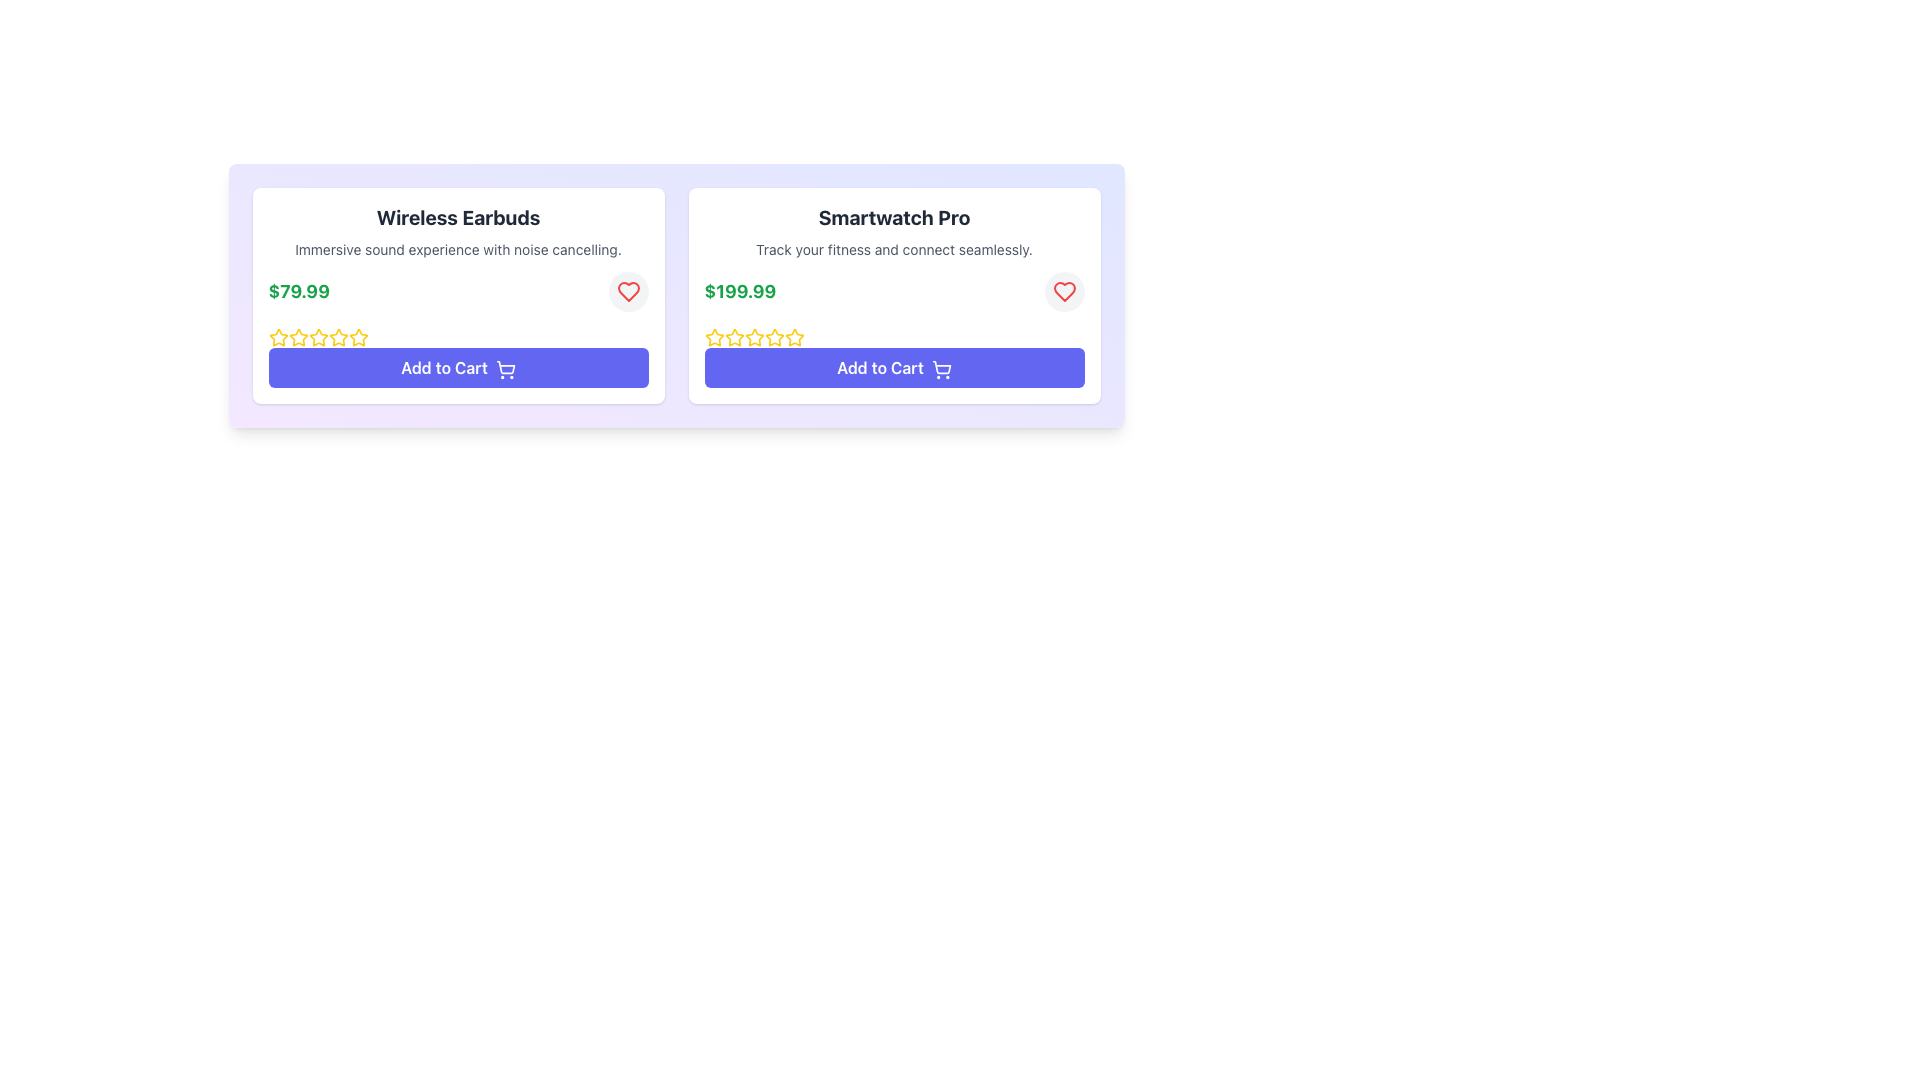 Image resolution: width=1920 pixels, height=1080 pixels. Describe the element at coordinates (753, 336) in the screenshot. I see `the second star icon in the star rating system for 'Smartwatch Pro'` at that location.